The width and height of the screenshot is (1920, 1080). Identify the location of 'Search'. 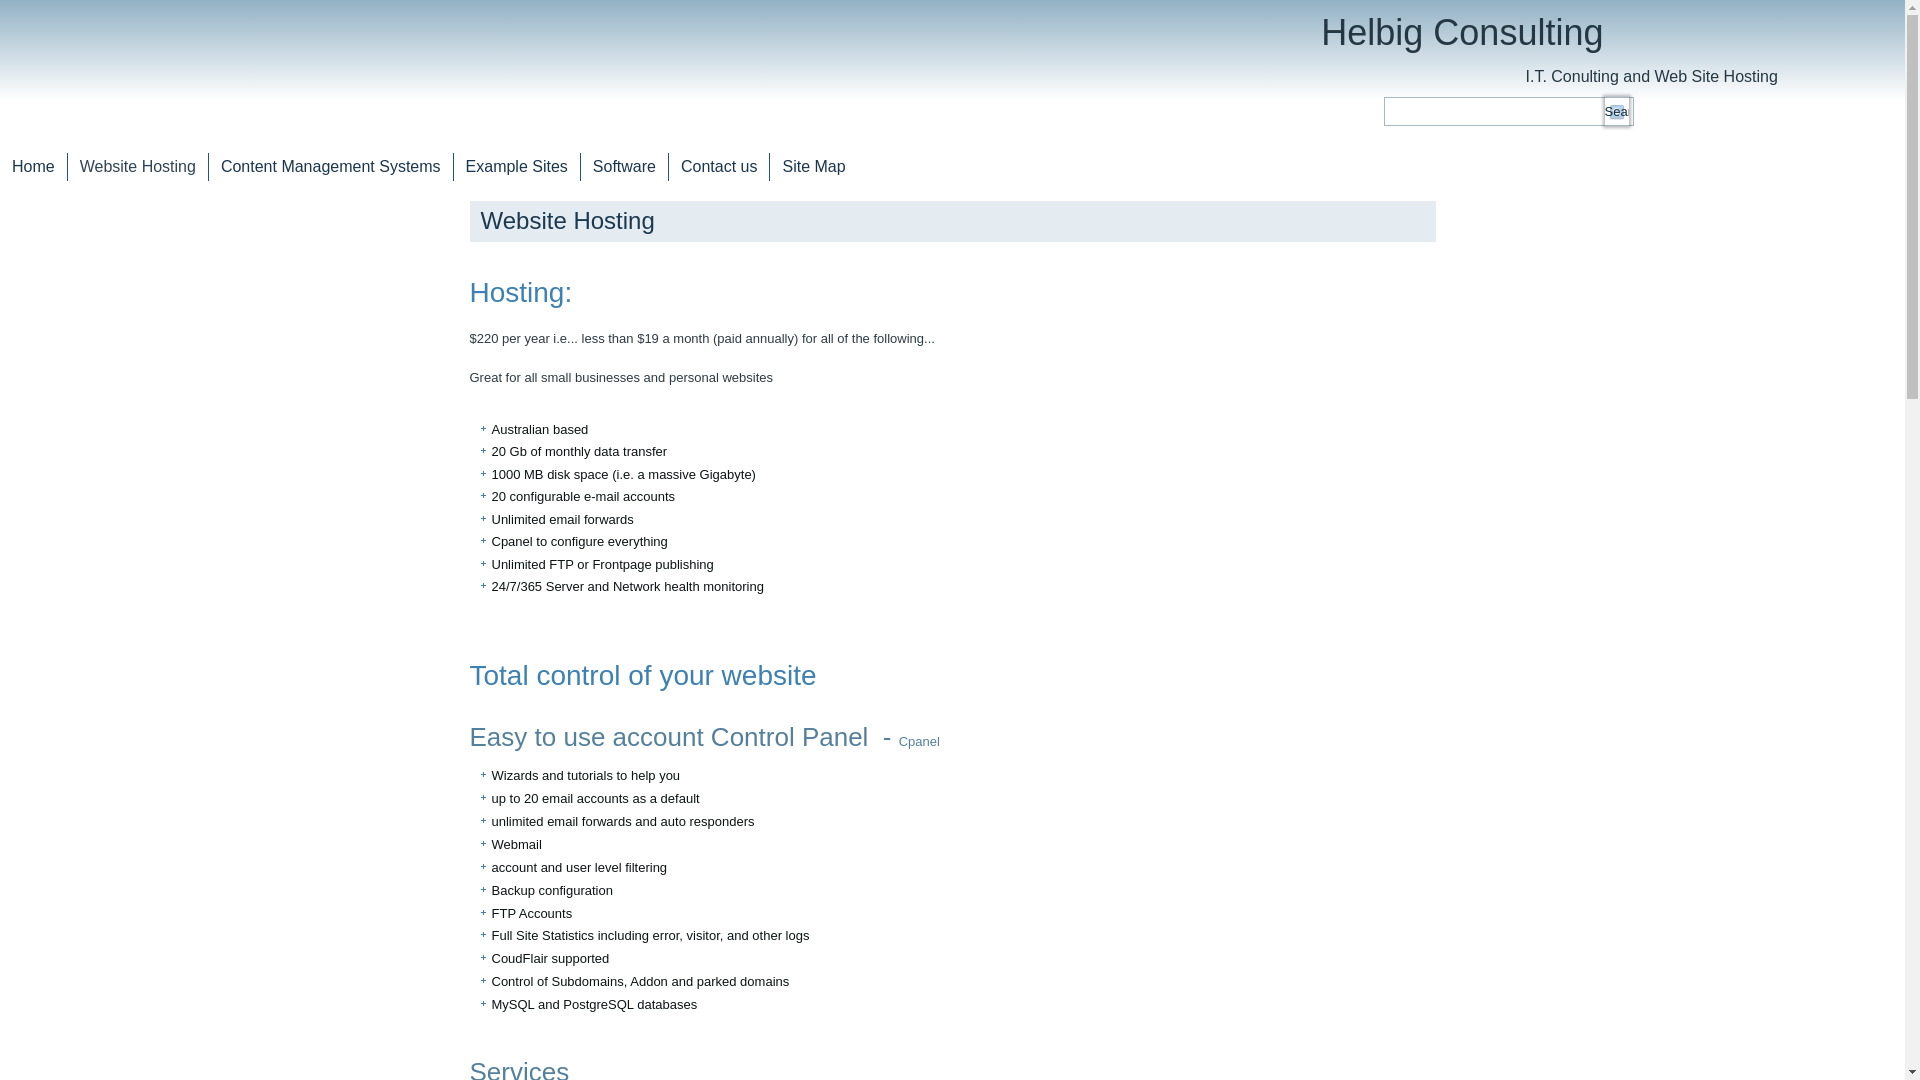
(1617, 111).